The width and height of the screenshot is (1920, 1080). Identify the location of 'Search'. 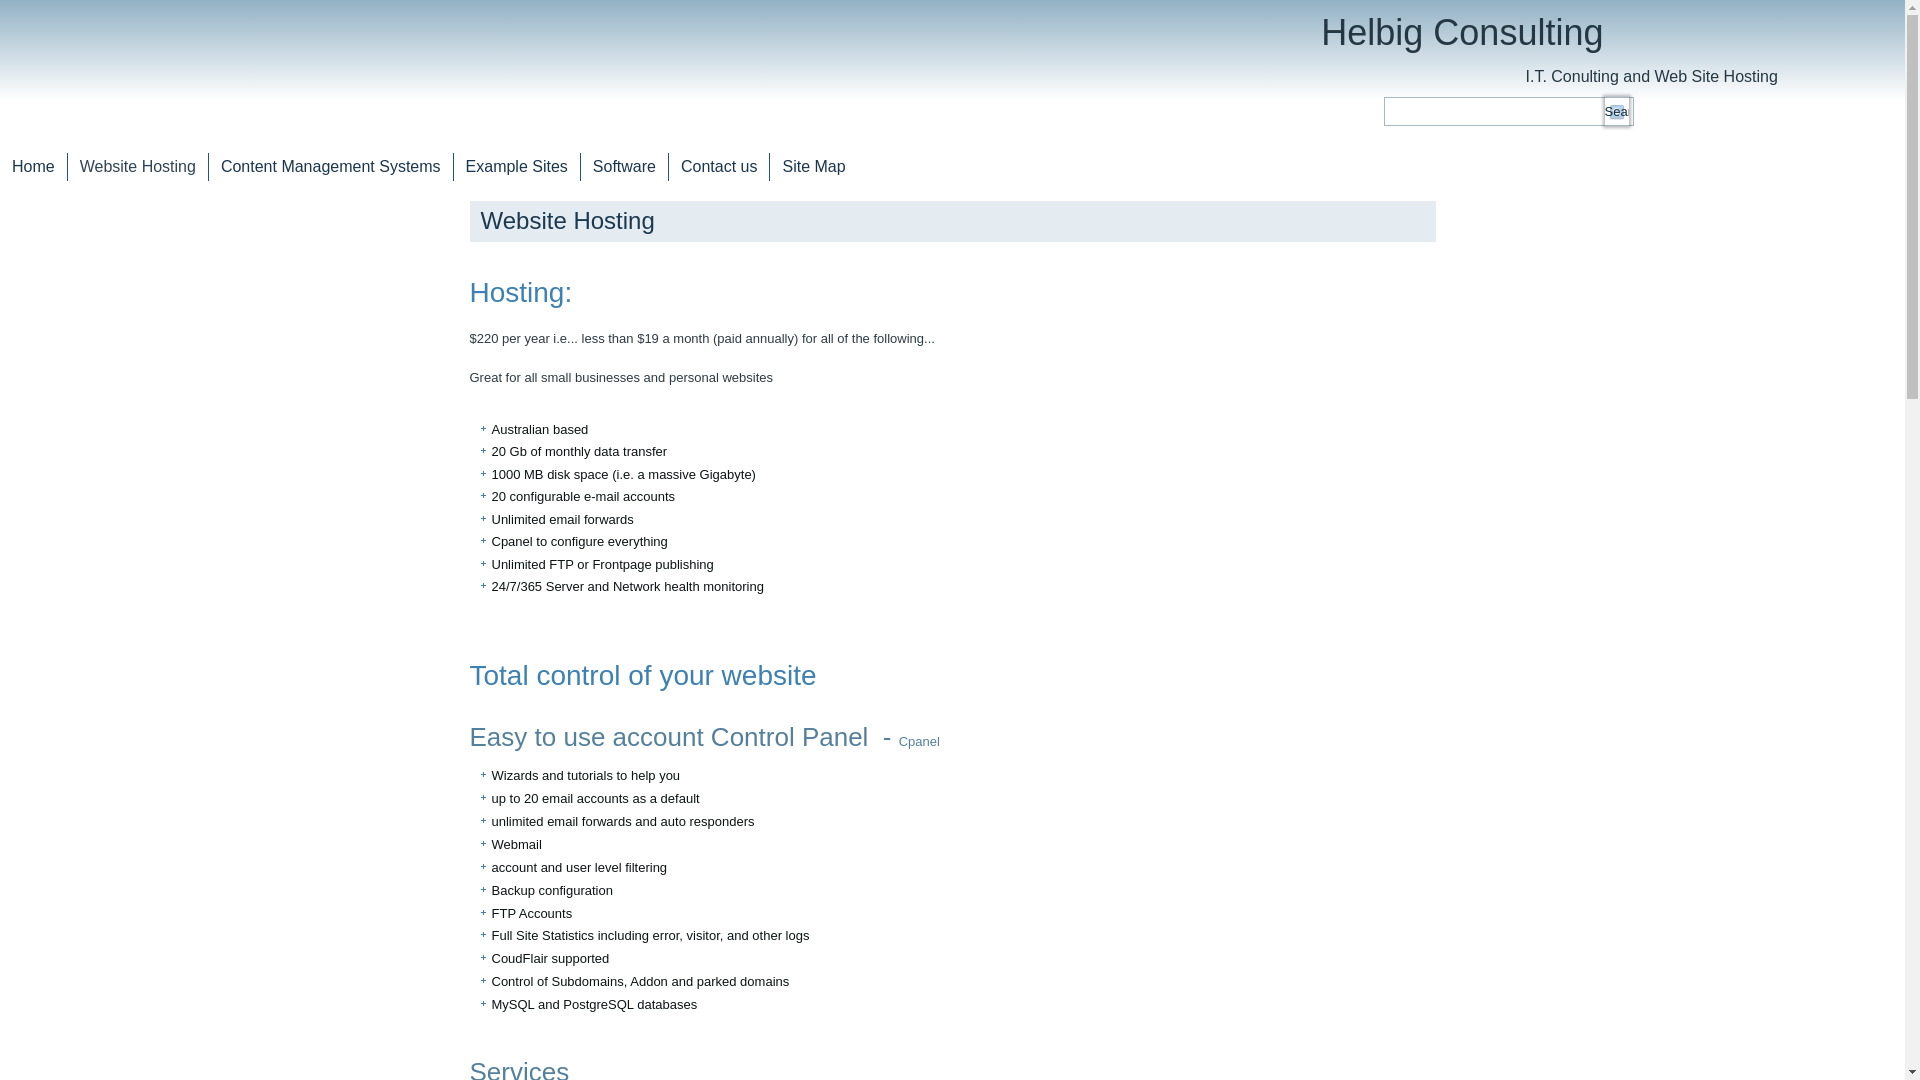
(1617, 111).